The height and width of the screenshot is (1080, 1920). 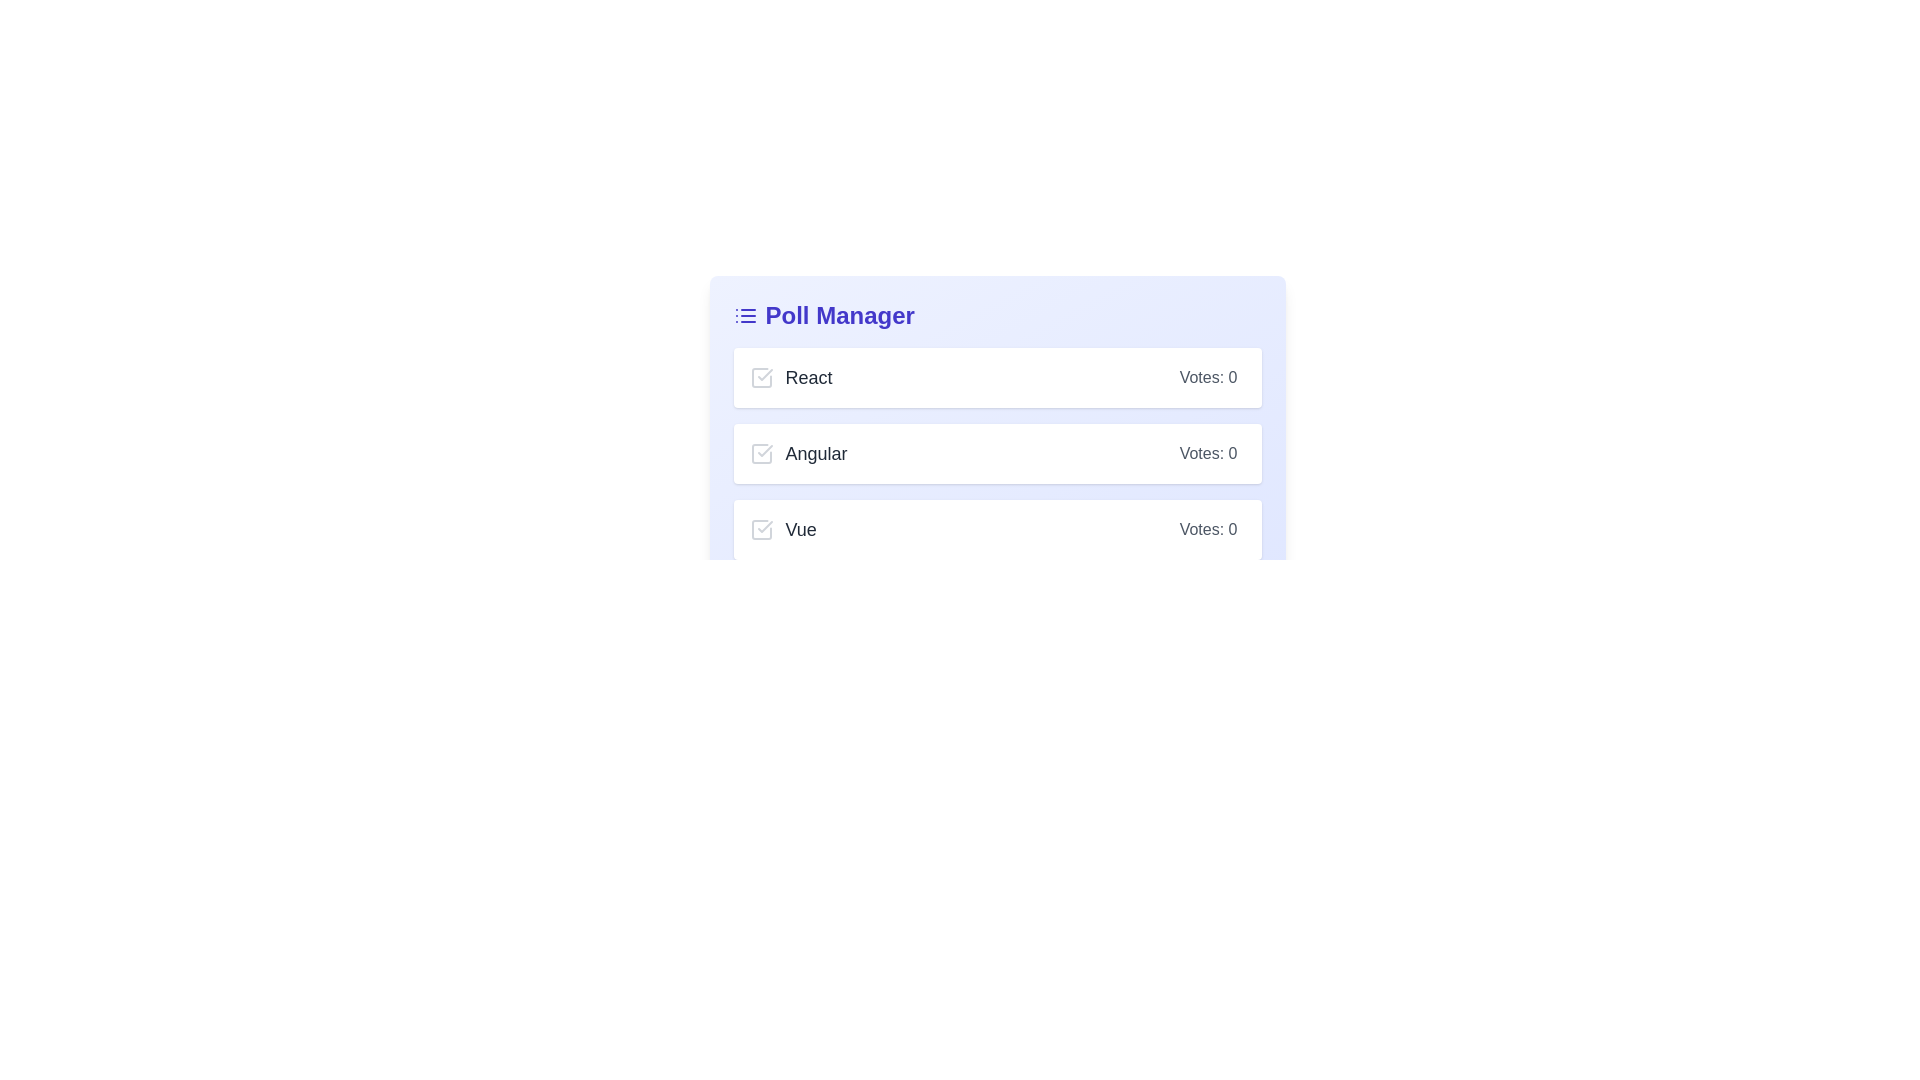 I want to click on the checkbox of the first list item displaying the 'React' poll option, so click(x=997, y=378).